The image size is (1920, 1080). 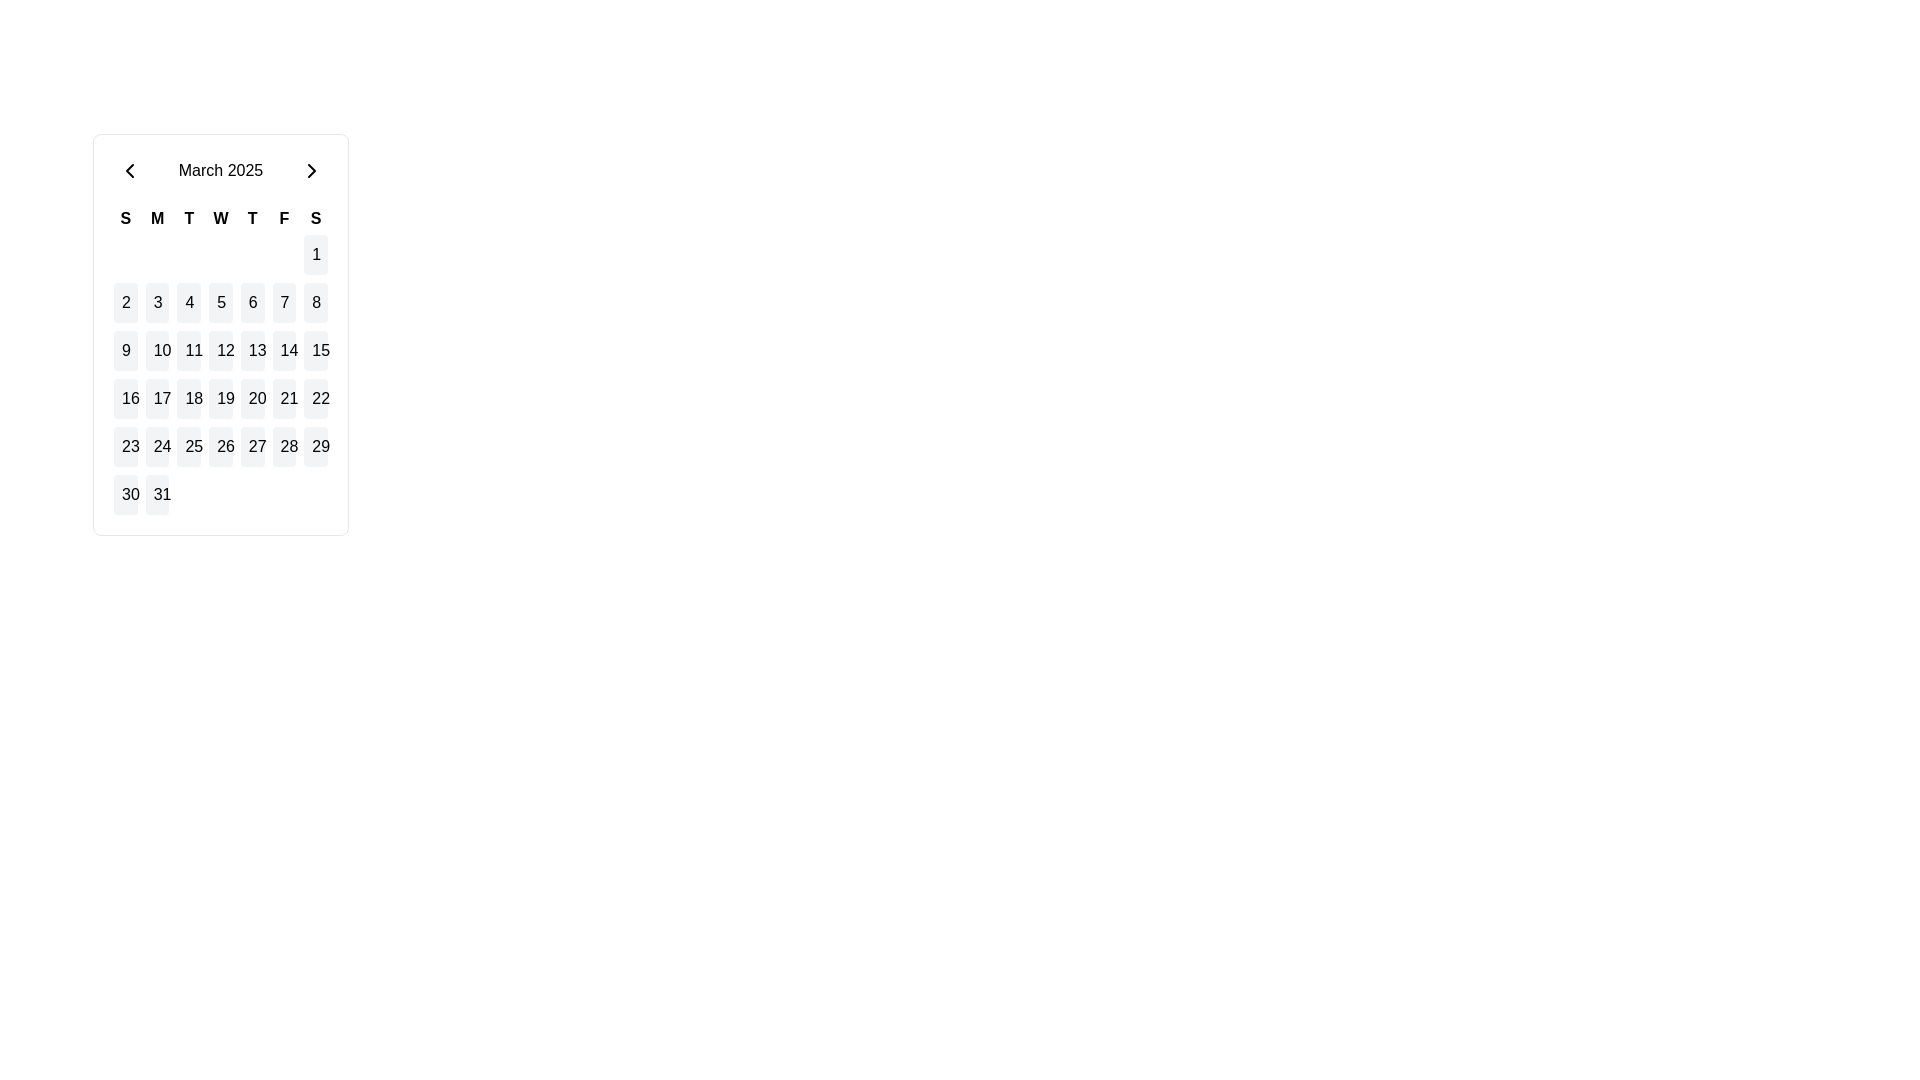 What do you see at coordinates (315, 303) in the screenshot?
I see `the rounded rectangular button displaying the number '8' in bold black text, located in the second row and seventh column of the calendar grid` at bounding box center [315, 303].